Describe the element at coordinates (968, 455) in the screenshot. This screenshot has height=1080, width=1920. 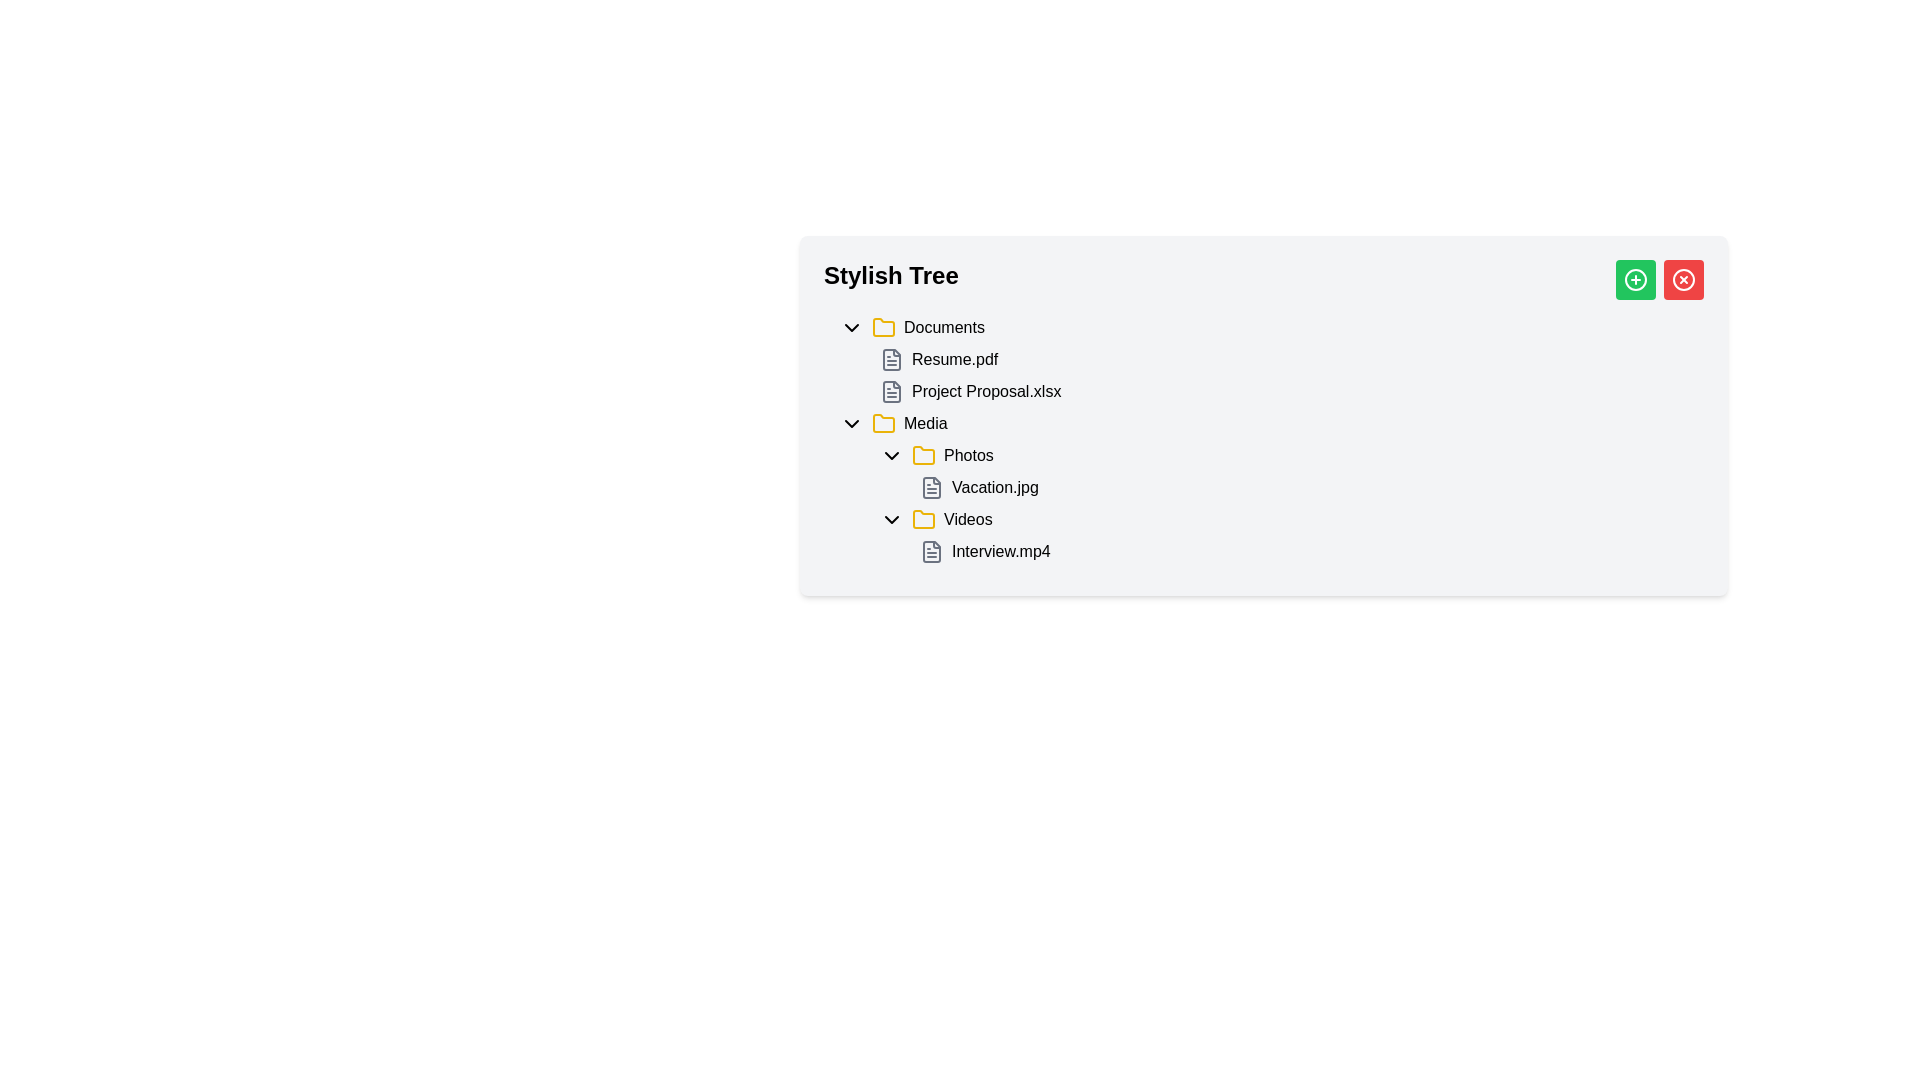
I see `the 'Photos' text label` at that location.